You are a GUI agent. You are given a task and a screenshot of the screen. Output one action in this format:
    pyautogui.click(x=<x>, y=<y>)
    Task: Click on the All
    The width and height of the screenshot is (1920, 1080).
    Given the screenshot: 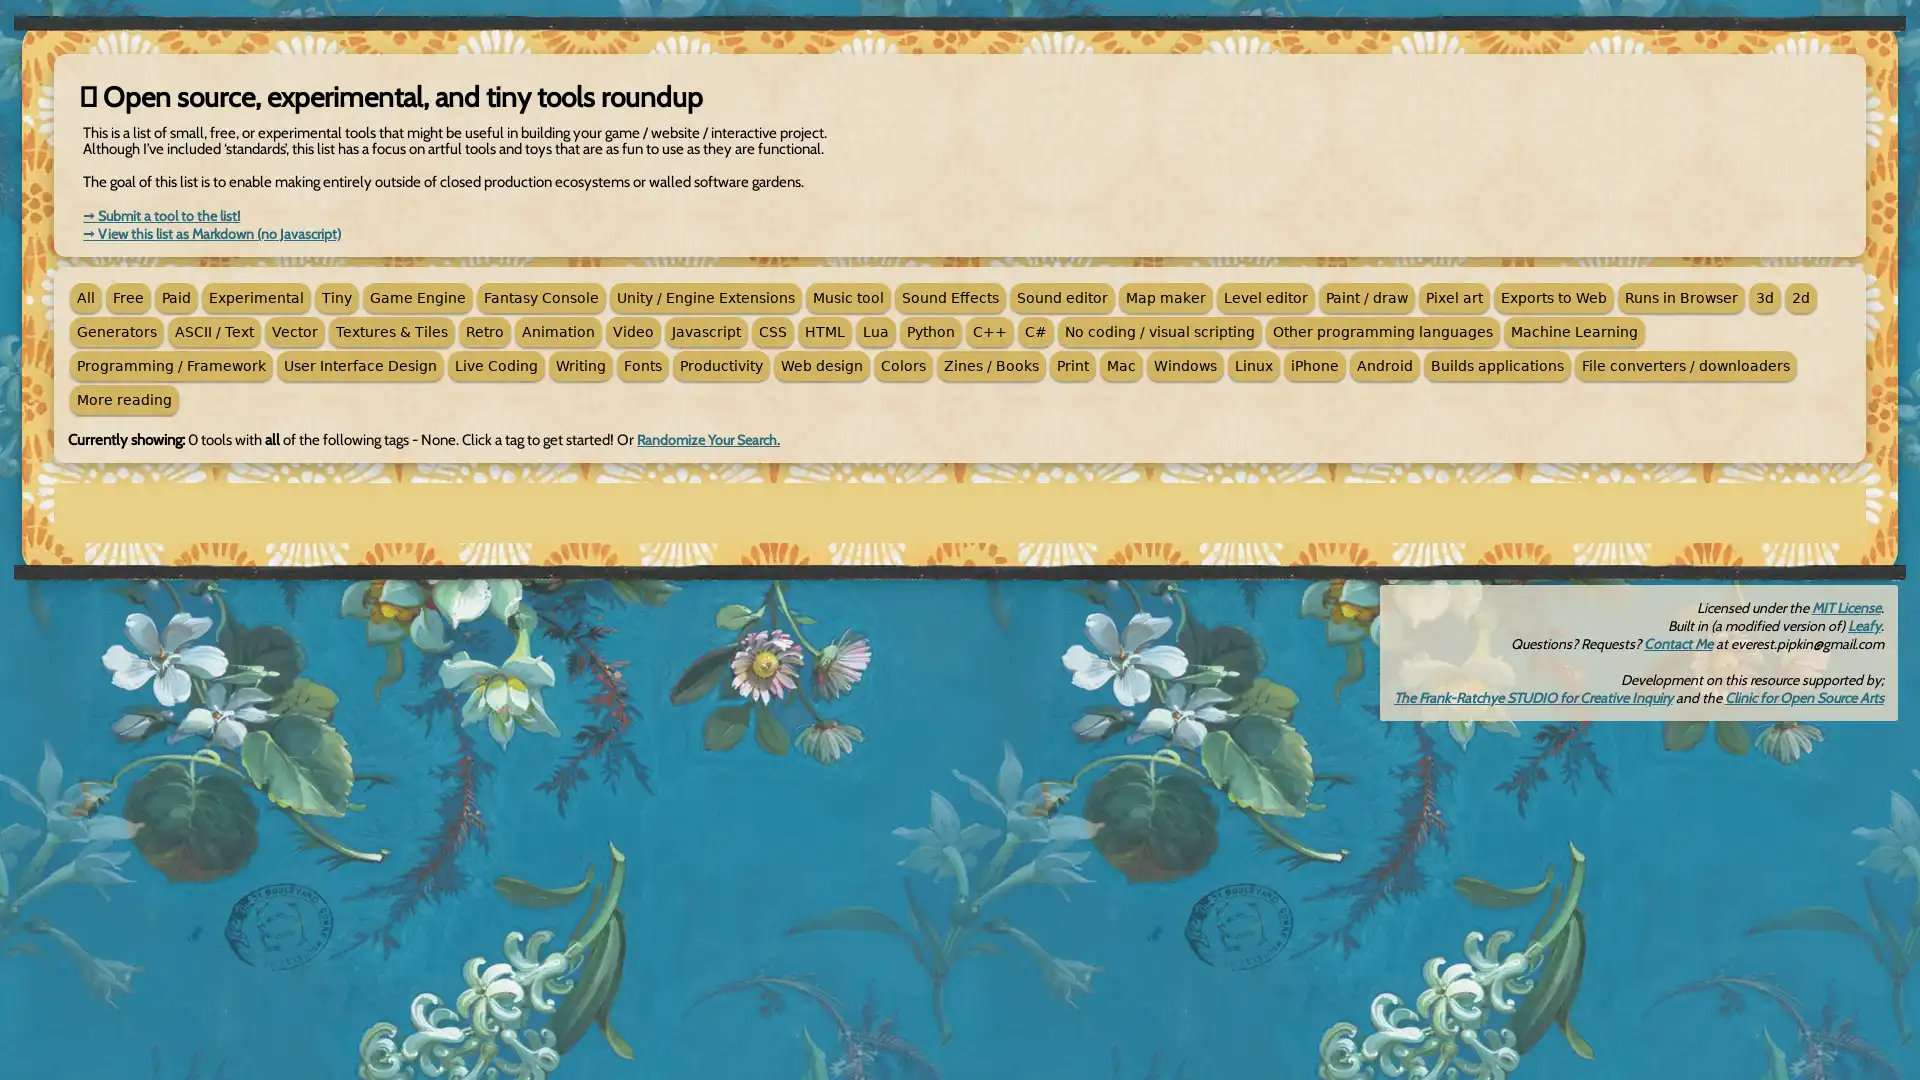 What is the action you would take?
    pyautogui.click(x=85, y=297)
    